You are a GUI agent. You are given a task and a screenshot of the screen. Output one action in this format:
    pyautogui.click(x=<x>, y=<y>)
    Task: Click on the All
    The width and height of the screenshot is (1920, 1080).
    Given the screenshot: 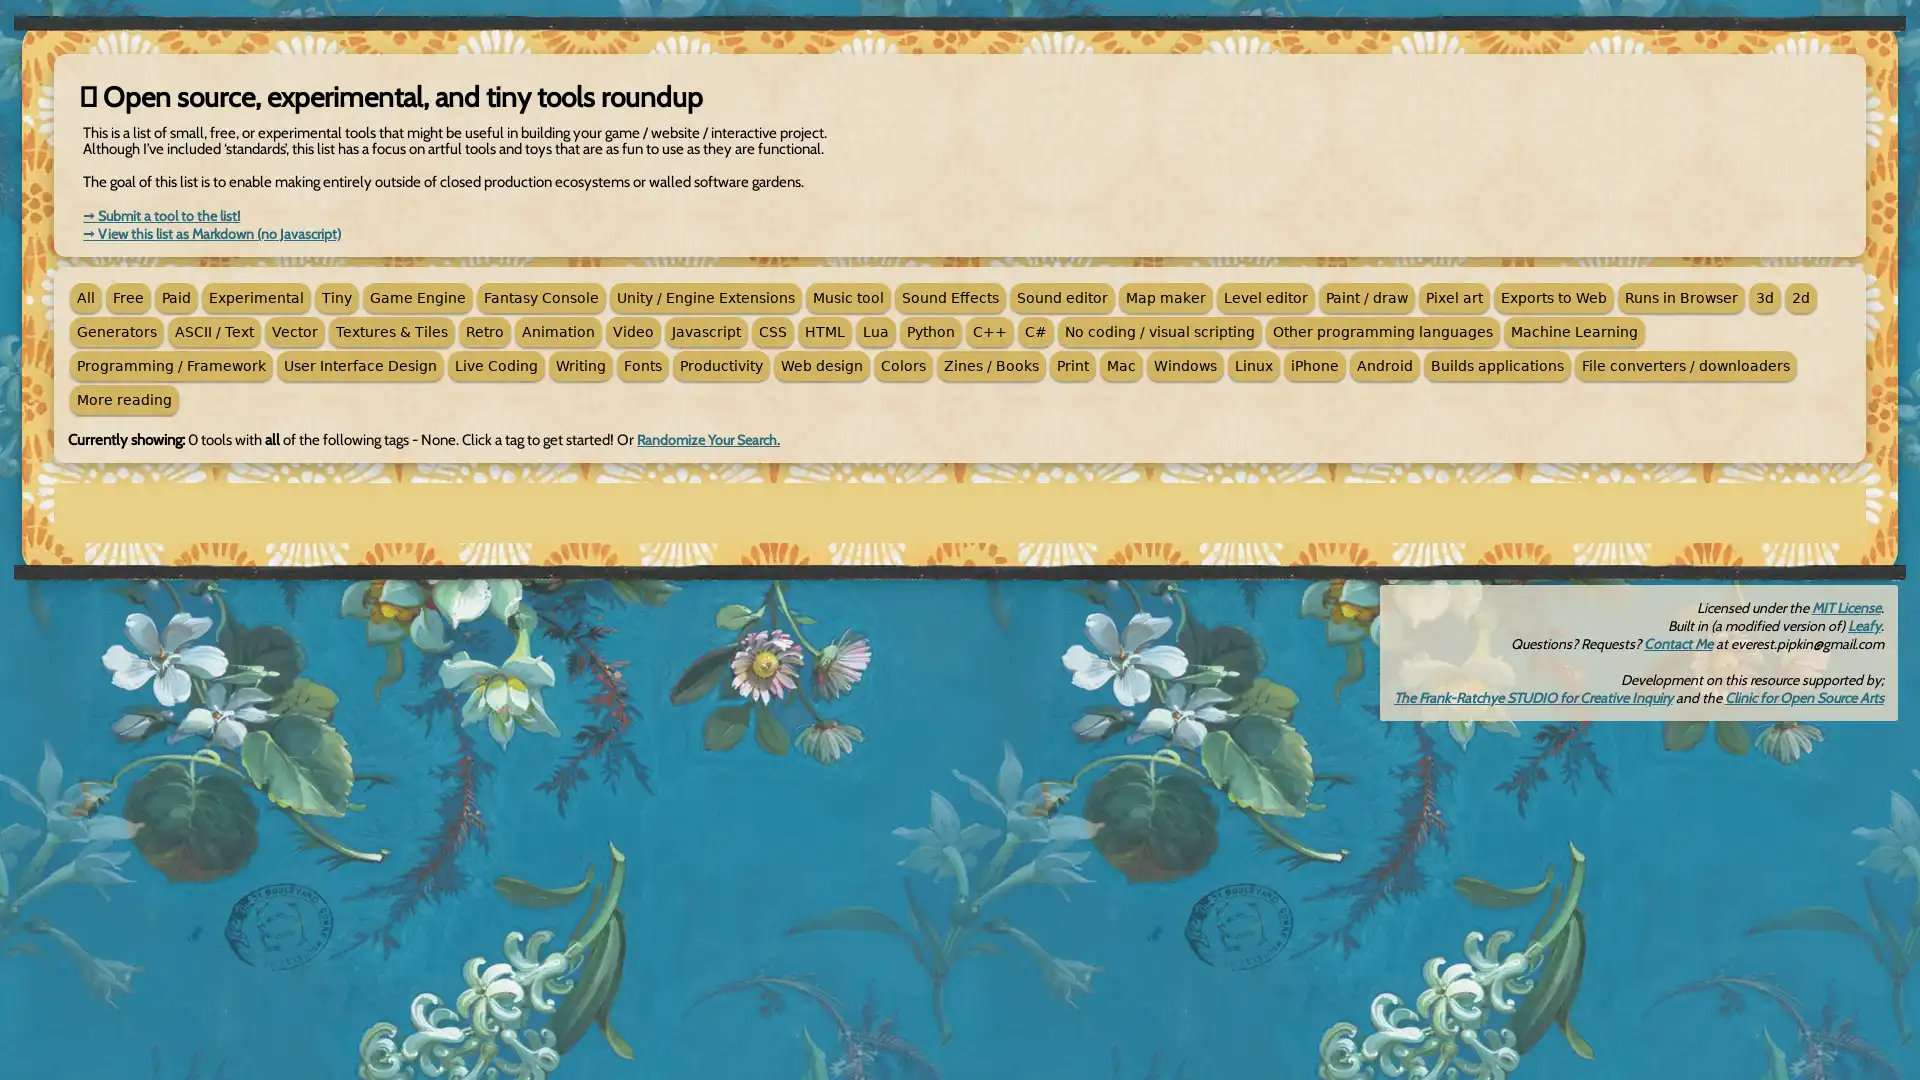 What is the action you would take?
    pyautogui.click(x=85, y=297)
    